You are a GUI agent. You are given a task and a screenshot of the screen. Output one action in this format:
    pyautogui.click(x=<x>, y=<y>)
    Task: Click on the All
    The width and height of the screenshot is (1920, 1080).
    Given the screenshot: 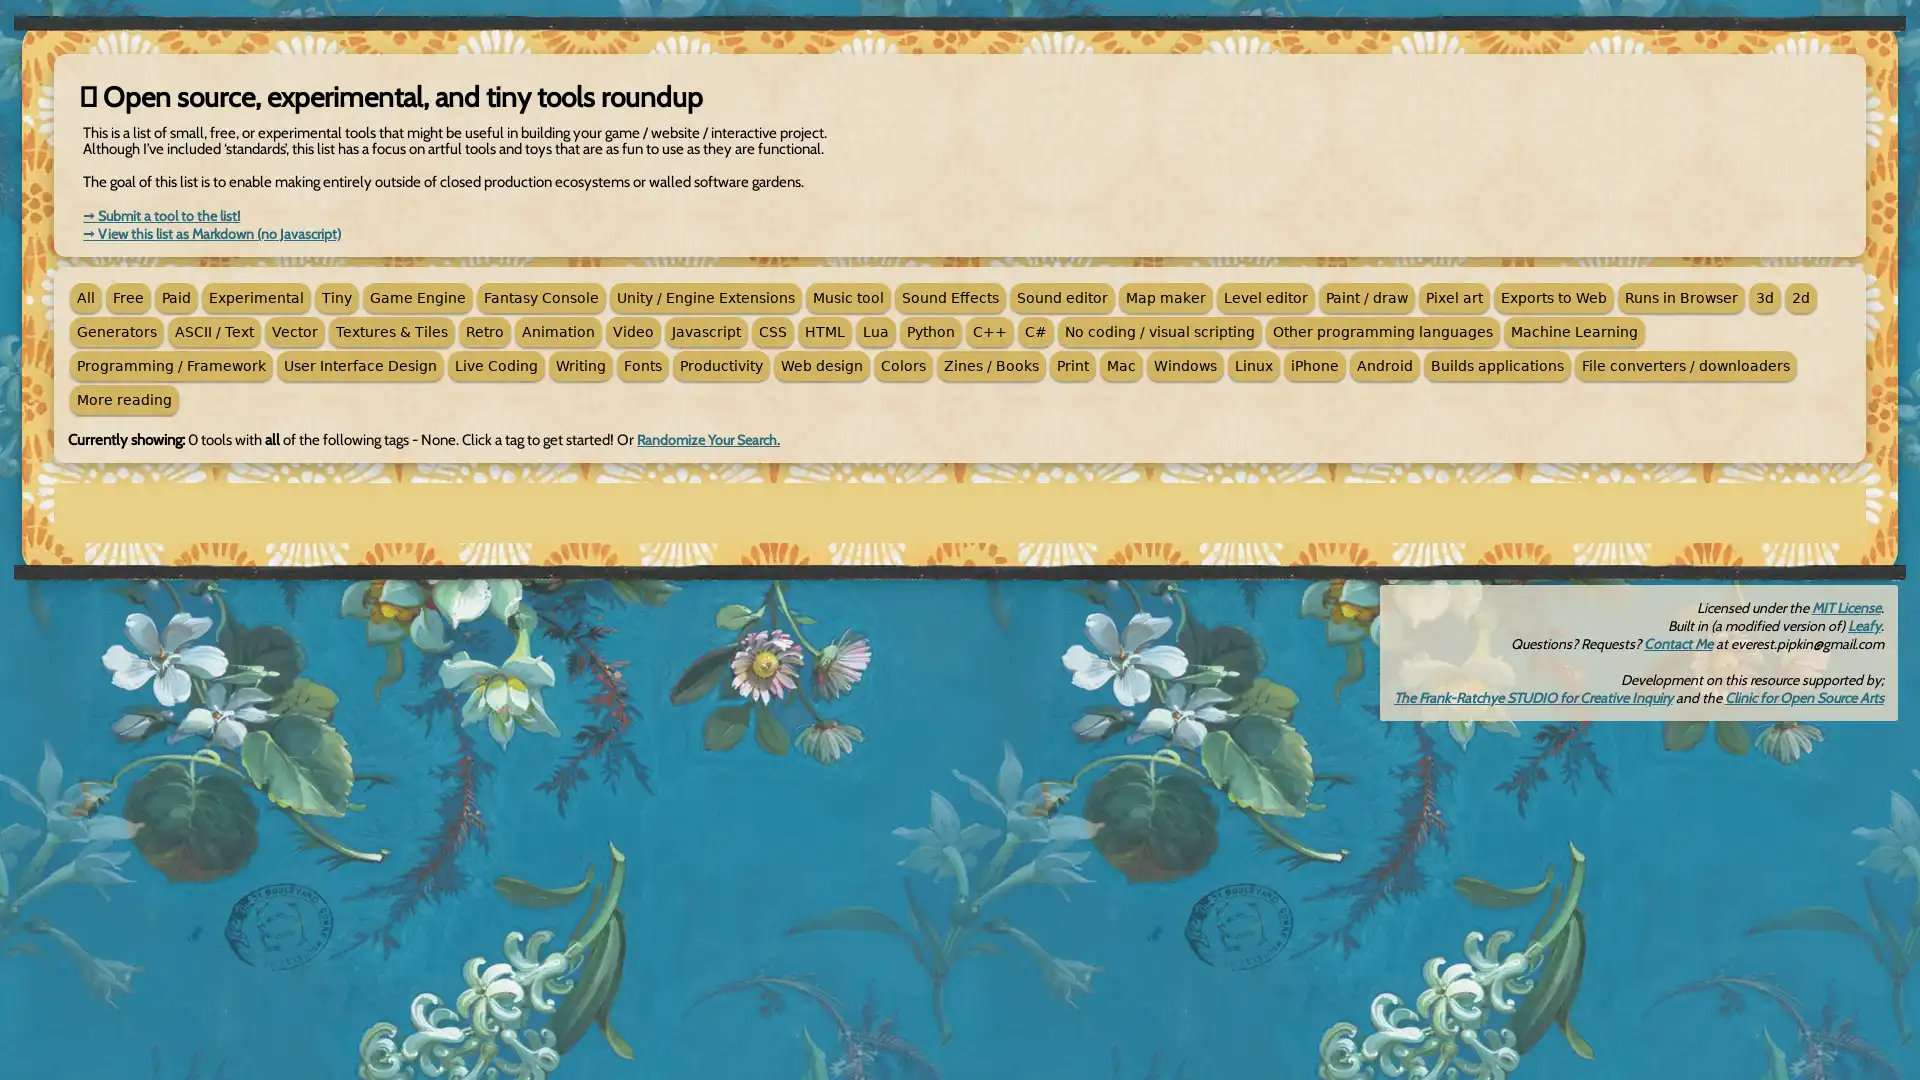 What is the action you would take?
    pyautogui.click(x=85, y=297)
    